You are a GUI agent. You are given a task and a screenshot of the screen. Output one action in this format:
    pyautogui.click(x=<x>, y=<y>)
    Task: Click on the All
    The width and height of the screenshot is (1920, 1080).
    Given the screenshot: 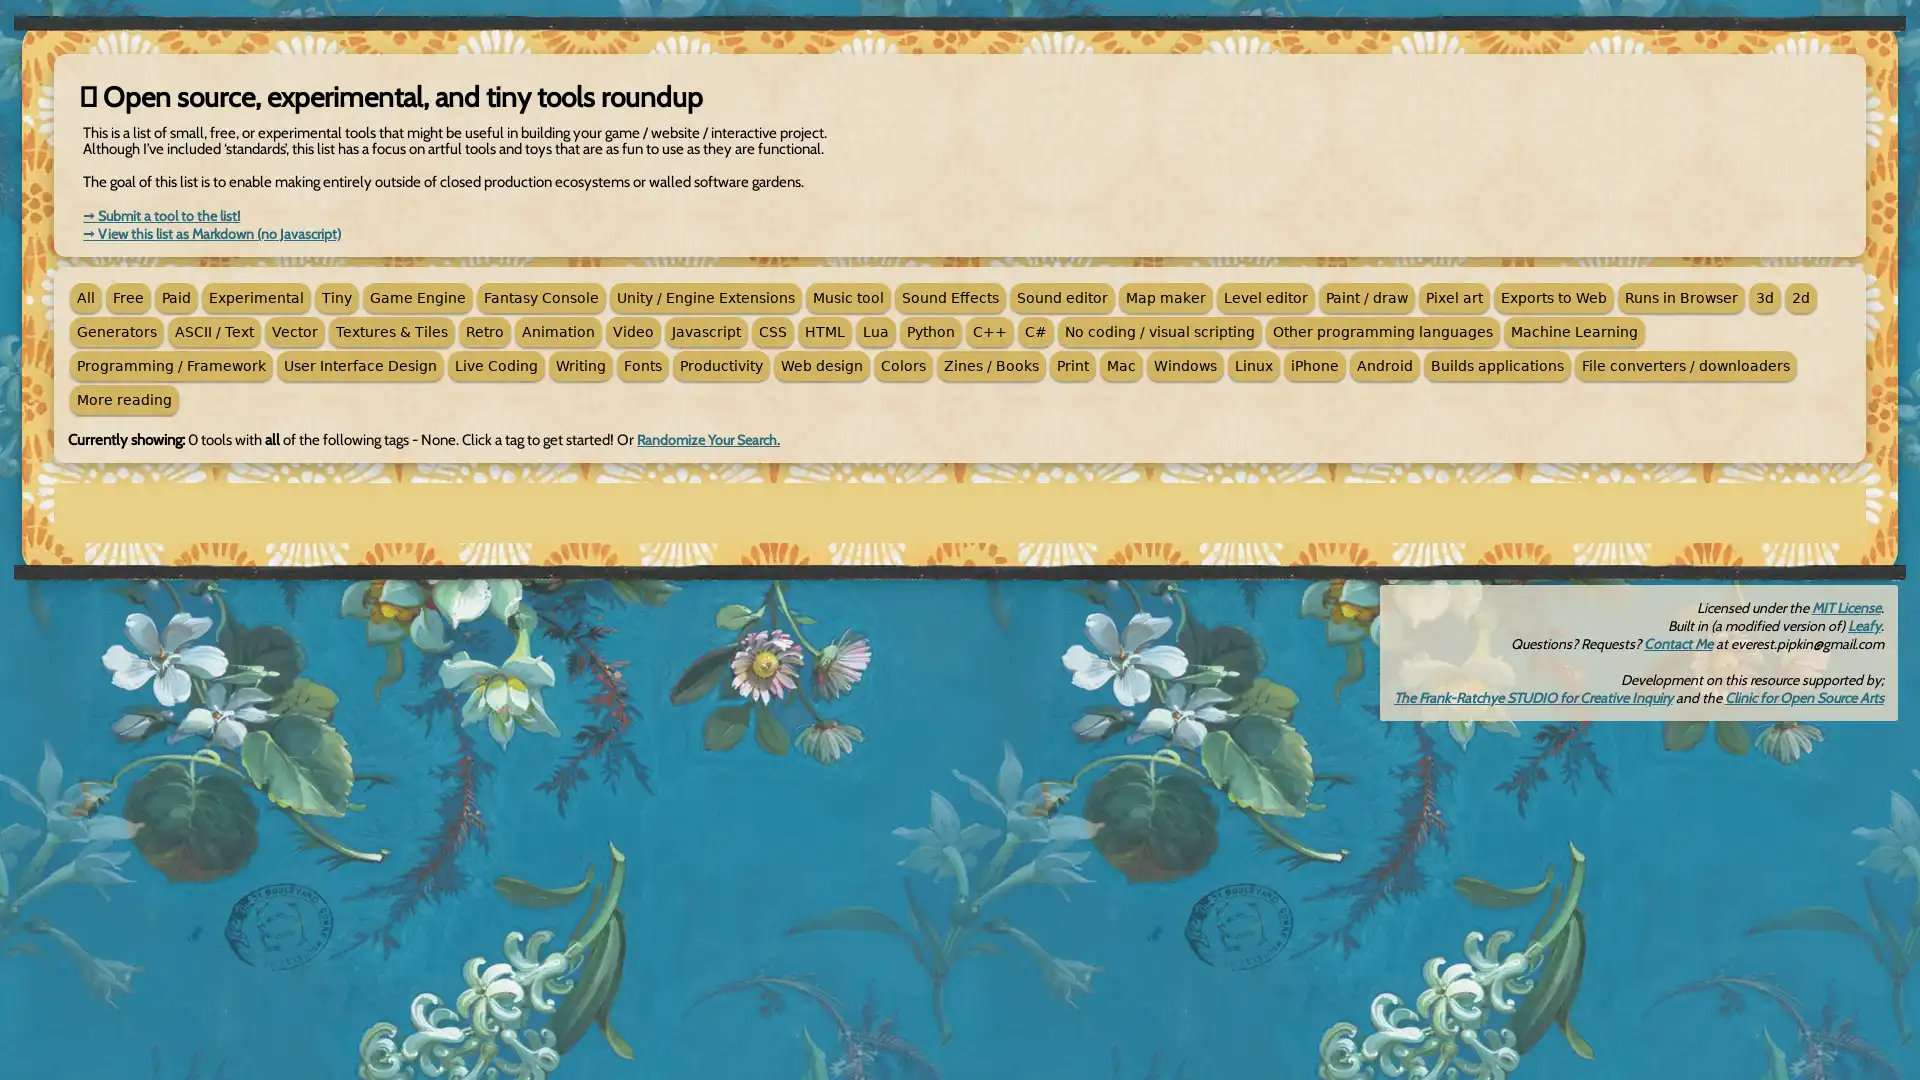 What is the action you would take?
    pyautogui.click(x=85, y=297)
    